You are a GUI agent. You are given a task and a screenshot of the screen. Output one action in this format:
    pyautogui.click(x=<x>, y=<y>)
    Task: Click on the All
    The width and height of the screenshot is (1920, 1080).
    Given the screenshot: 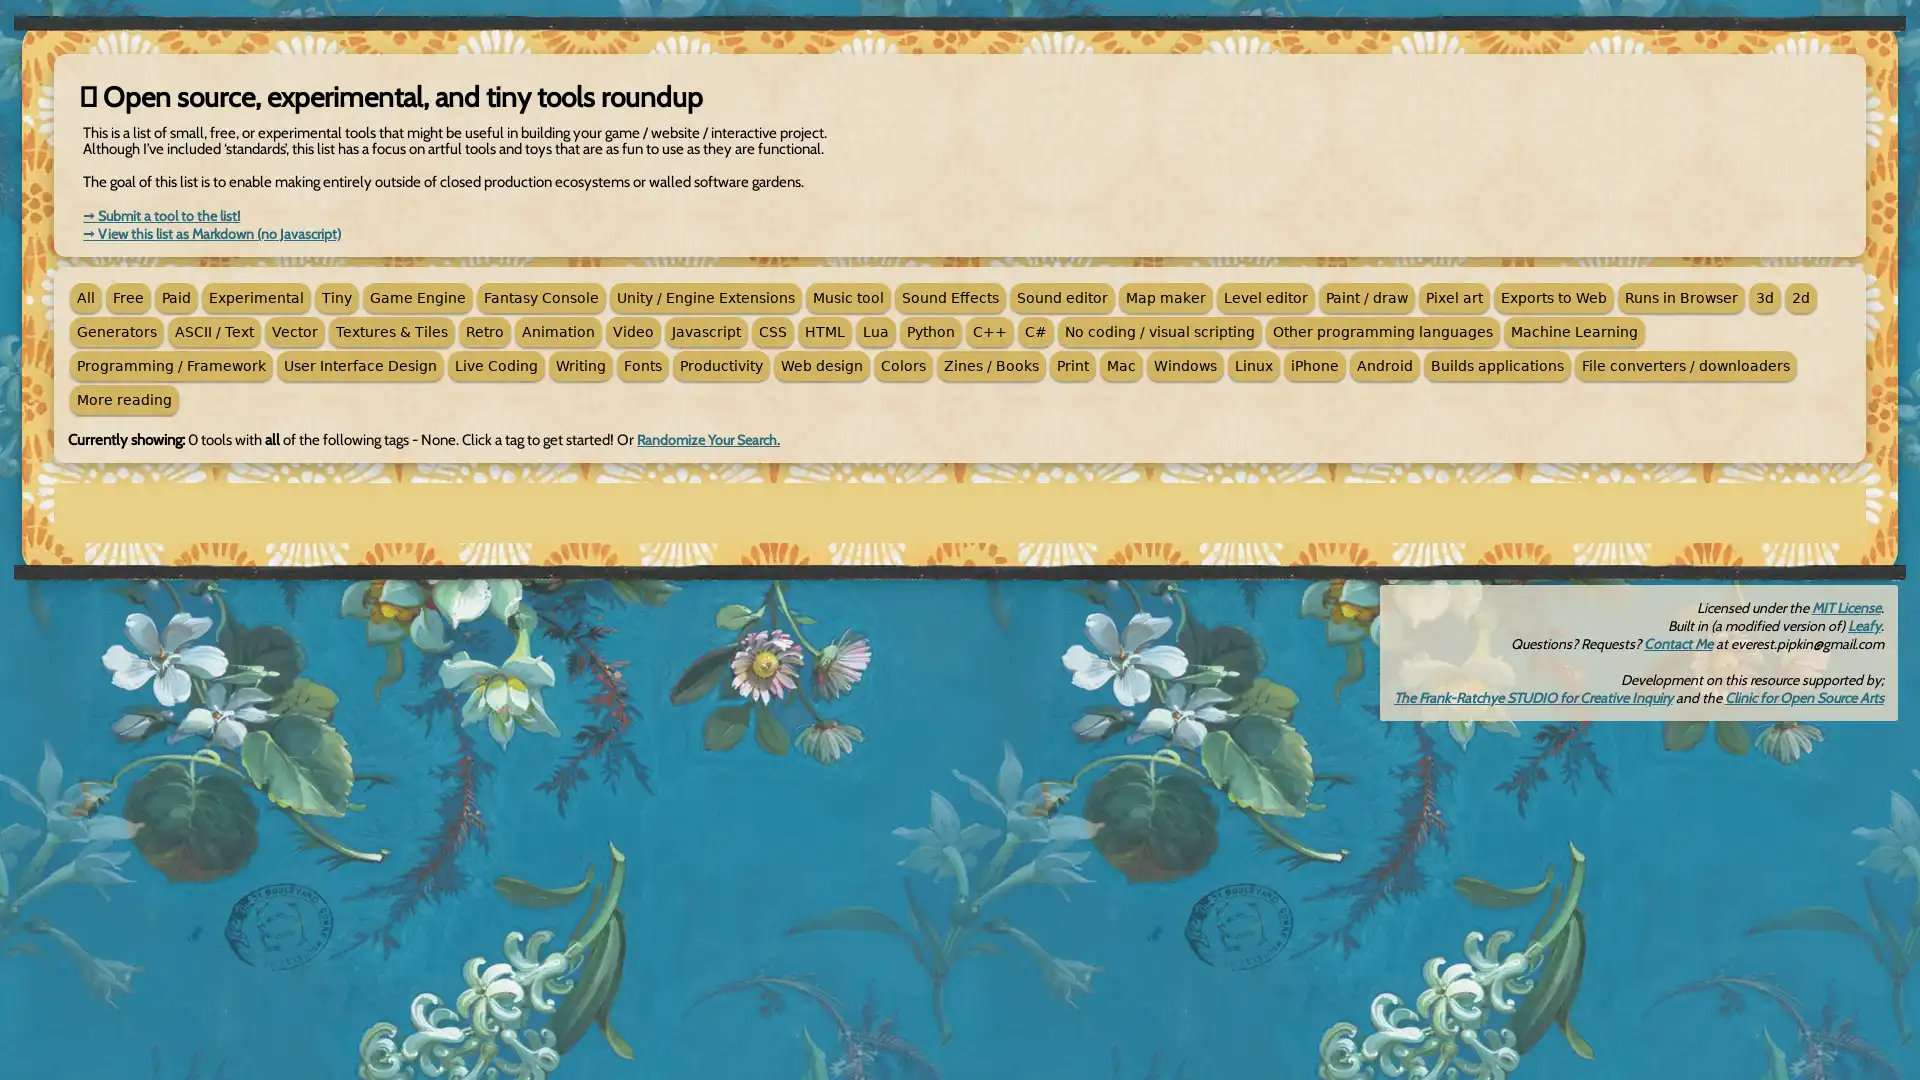 What is the action you would take?
    pyautogui.click(x=85, y=297)
    